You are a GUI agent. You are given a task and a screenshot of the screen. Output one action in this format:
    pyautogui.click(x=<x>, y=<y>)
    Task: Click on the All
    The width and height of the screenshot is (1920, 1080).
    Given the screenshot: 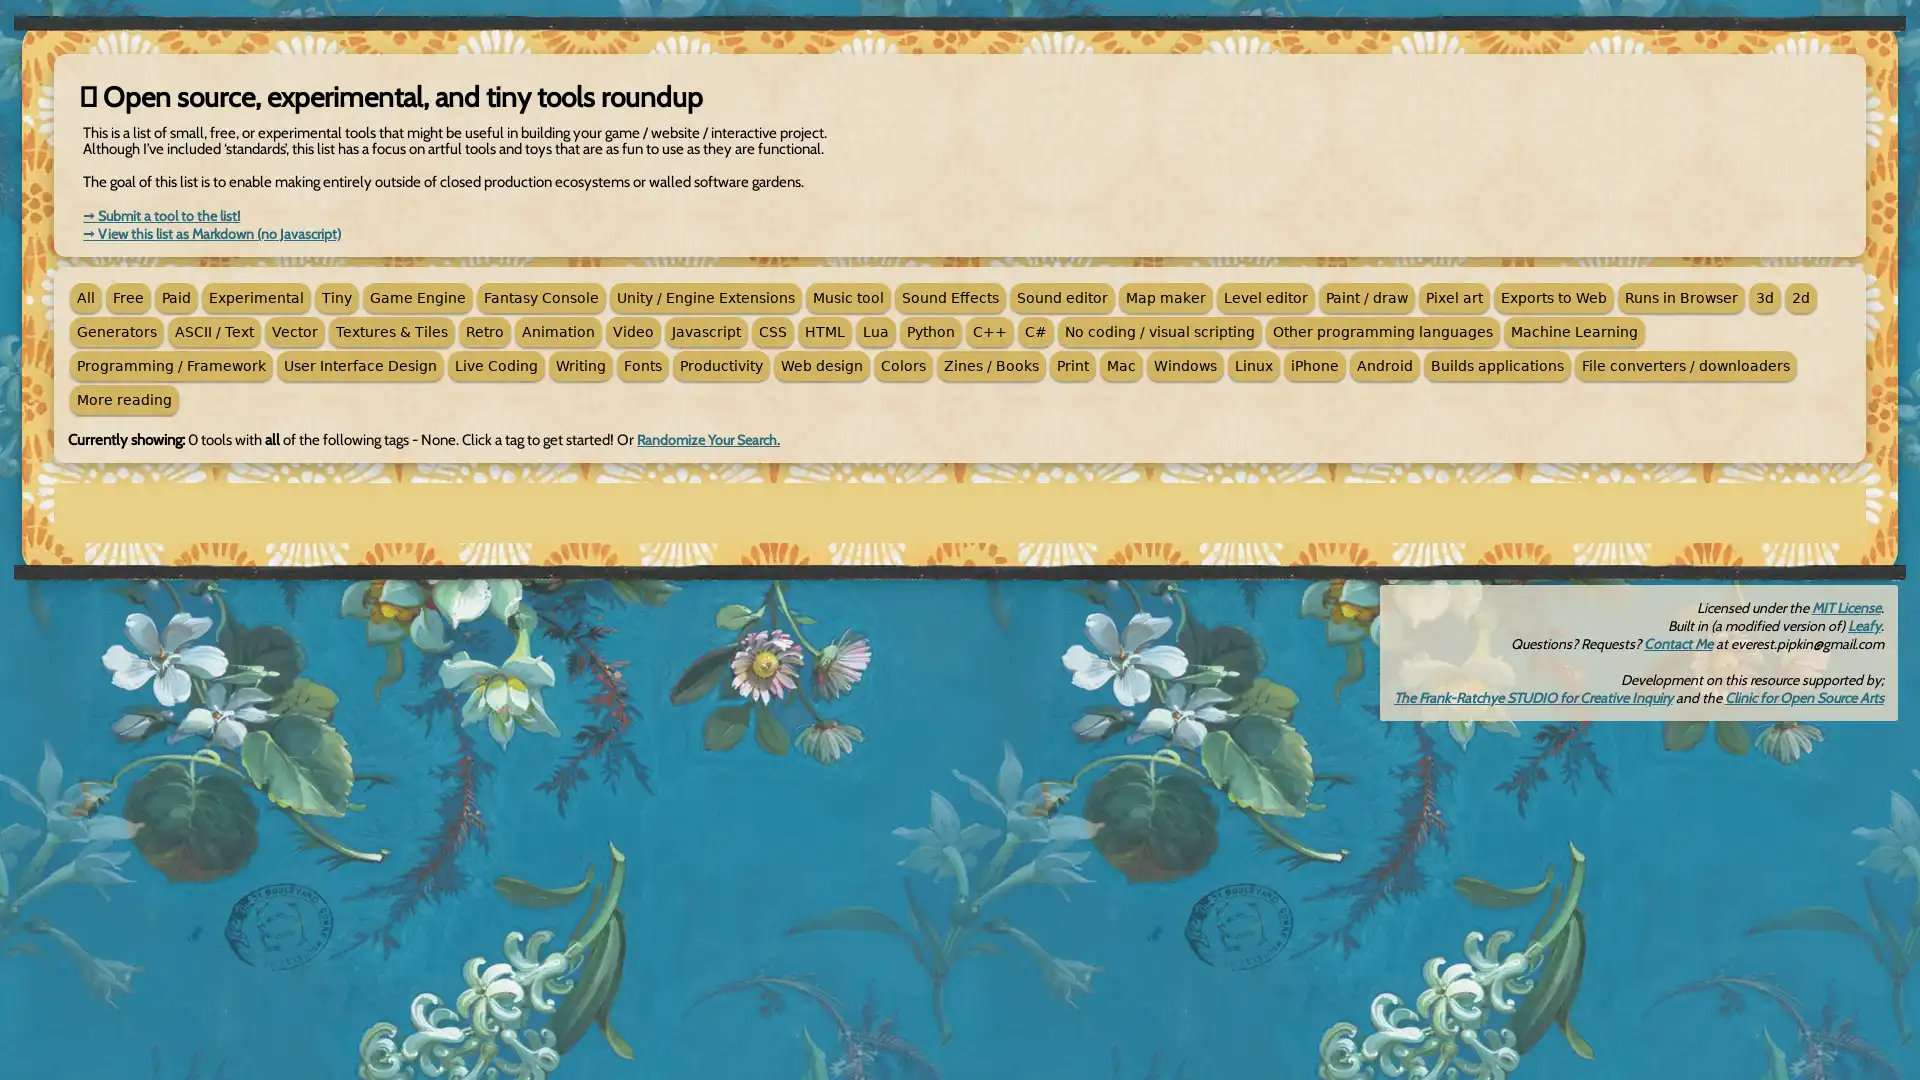 What is the action you would take?
    pyautogui.click(x=85, y=297)
    